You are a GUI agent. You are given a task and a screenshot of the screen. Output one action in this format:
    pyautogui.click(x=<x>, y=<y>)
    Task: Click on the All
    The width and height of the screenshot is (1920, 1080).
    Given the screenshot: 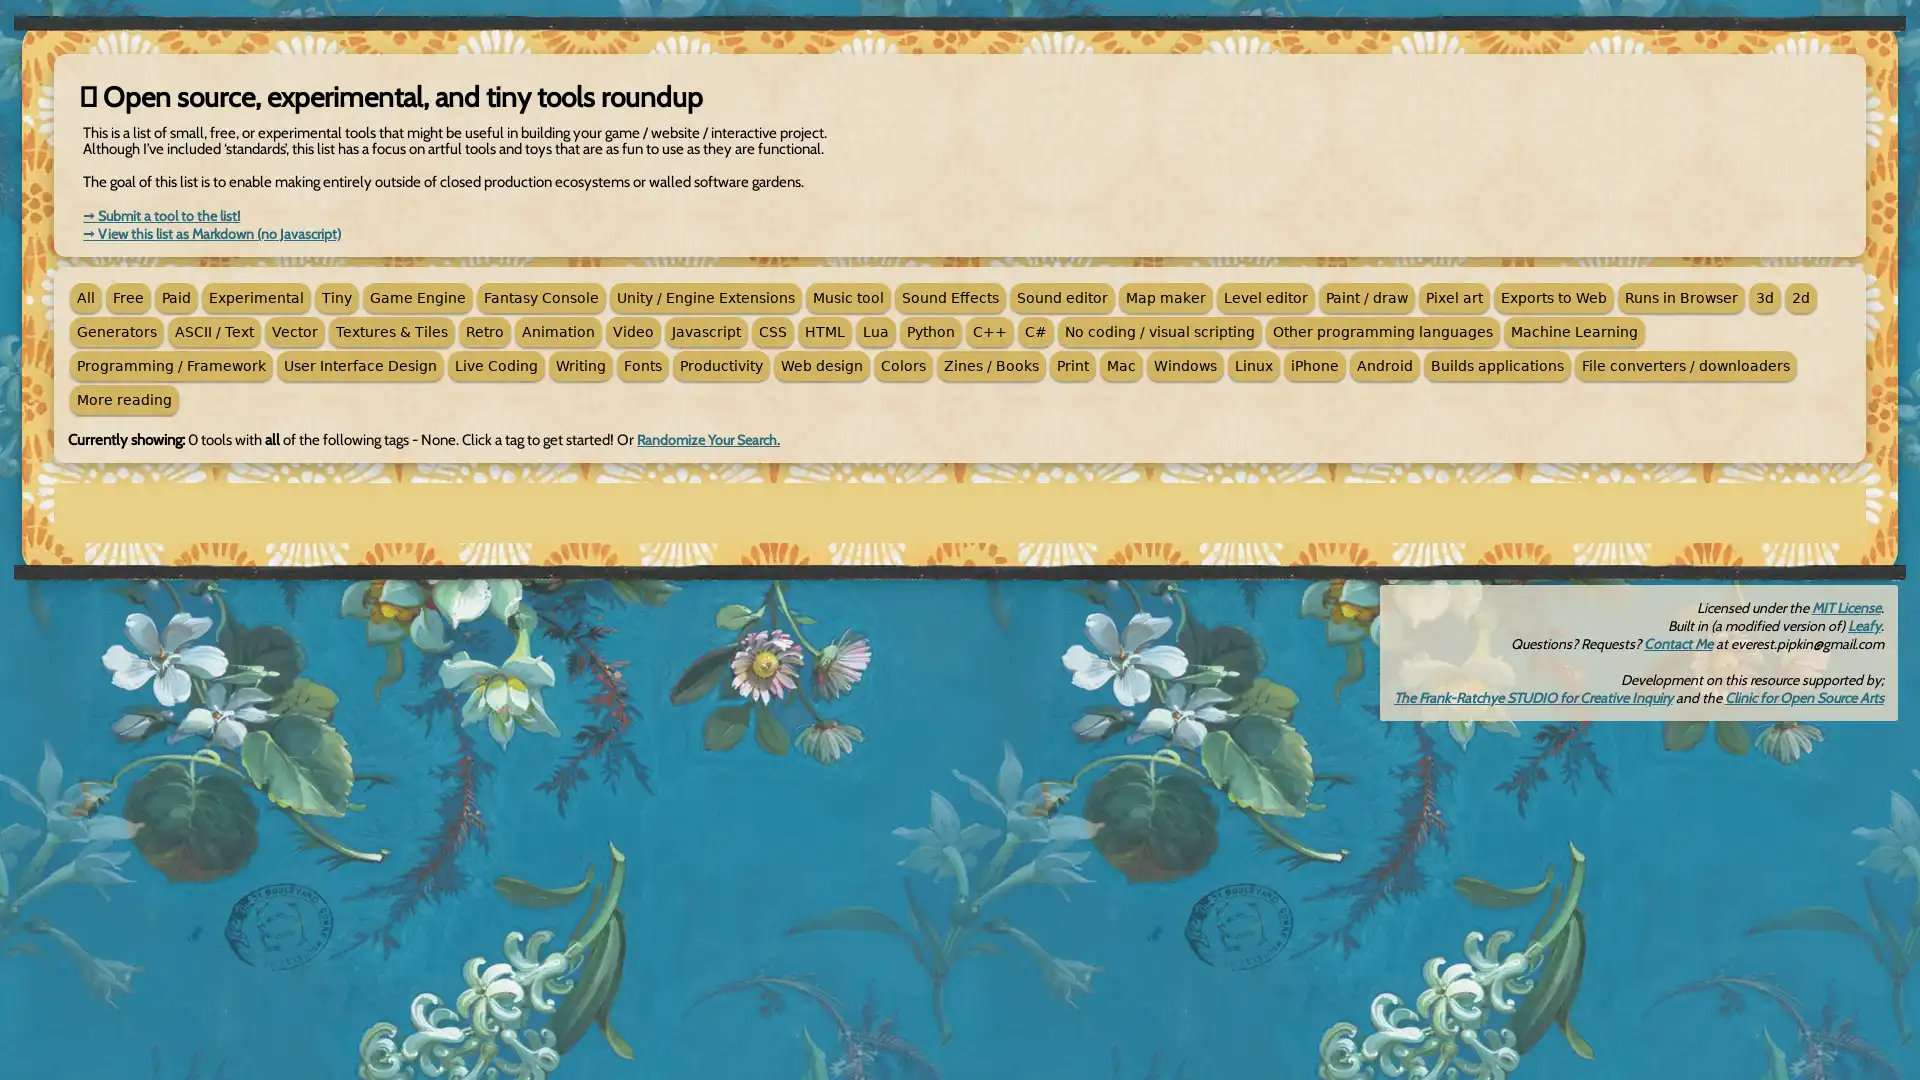 What is the action you would take?
    pyautogui.click(x=85, y=297)
    